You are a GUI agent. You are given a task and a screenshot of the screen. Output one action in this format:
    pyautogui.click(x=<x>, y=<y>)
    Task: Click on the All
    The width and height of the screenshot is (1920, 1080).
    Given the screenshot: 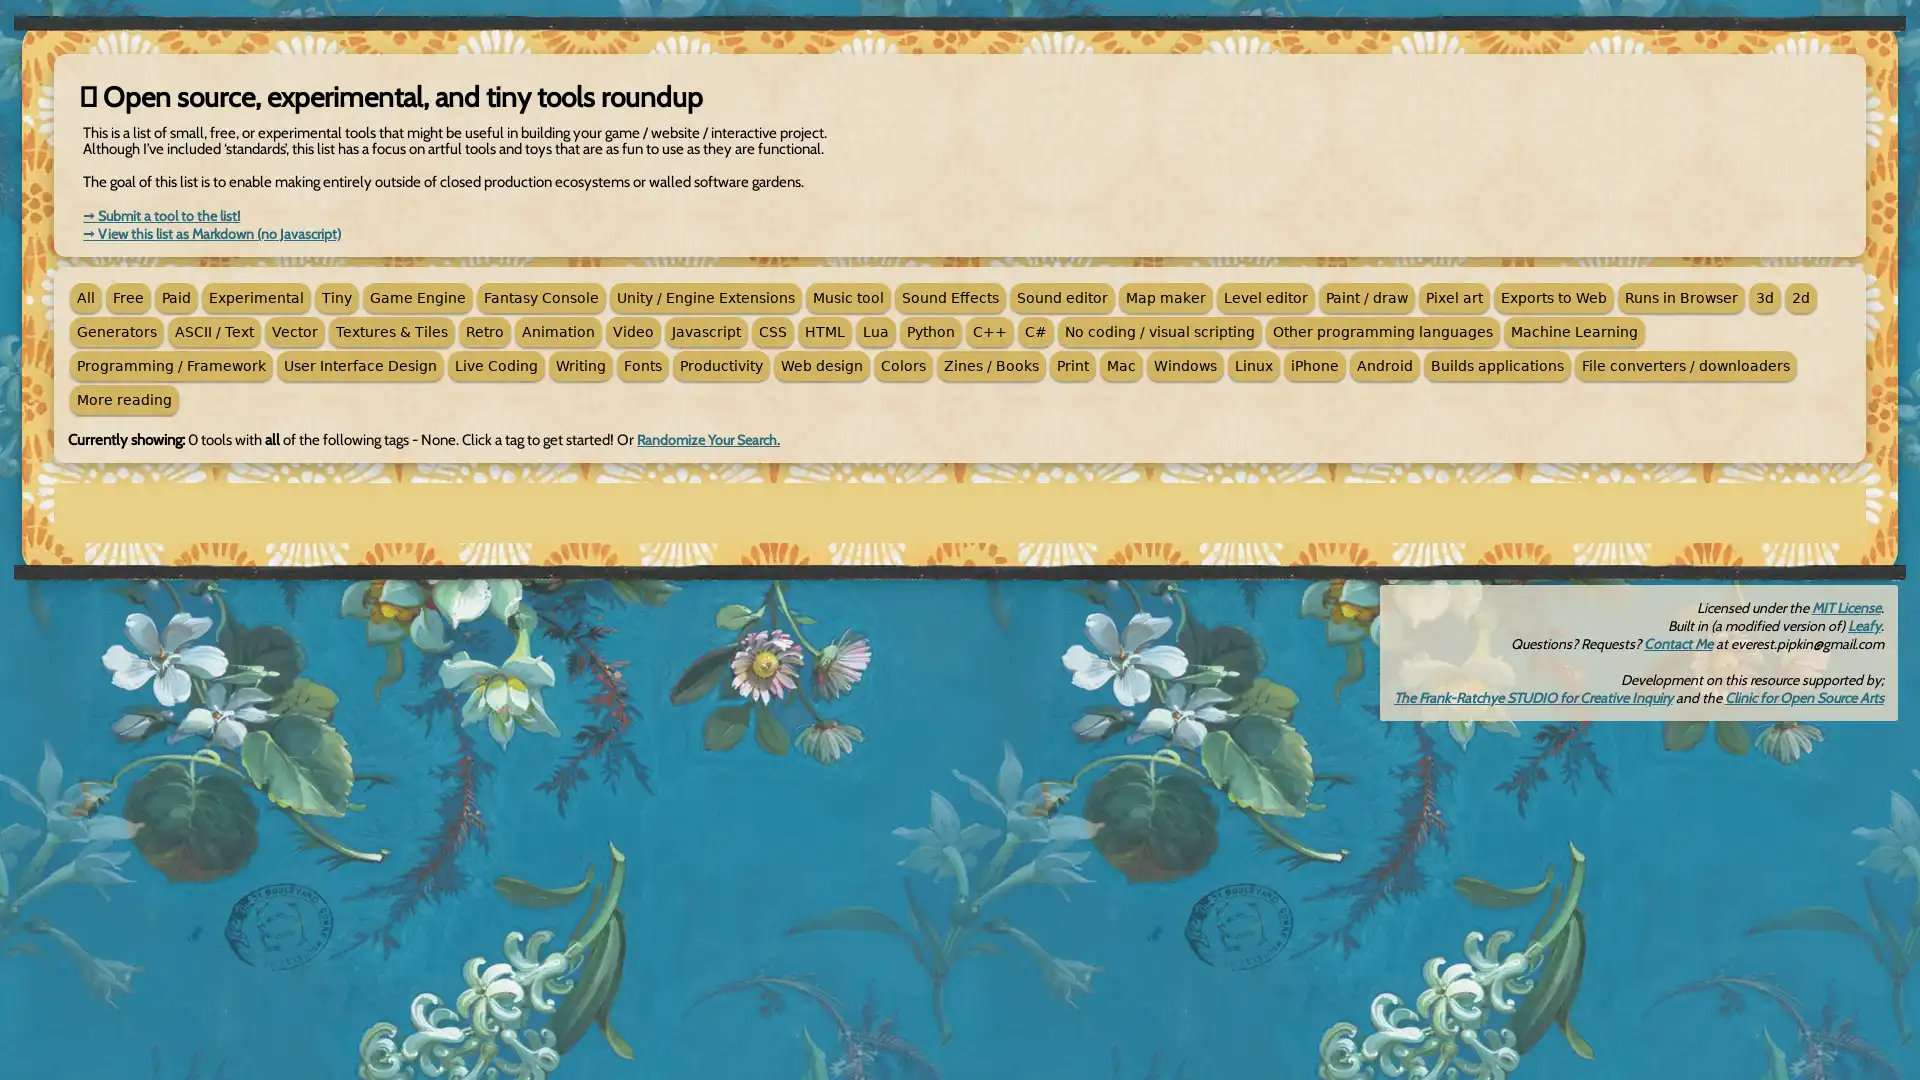 What is the action you would take?
    pyautogui.click(x=85, y=297)
    